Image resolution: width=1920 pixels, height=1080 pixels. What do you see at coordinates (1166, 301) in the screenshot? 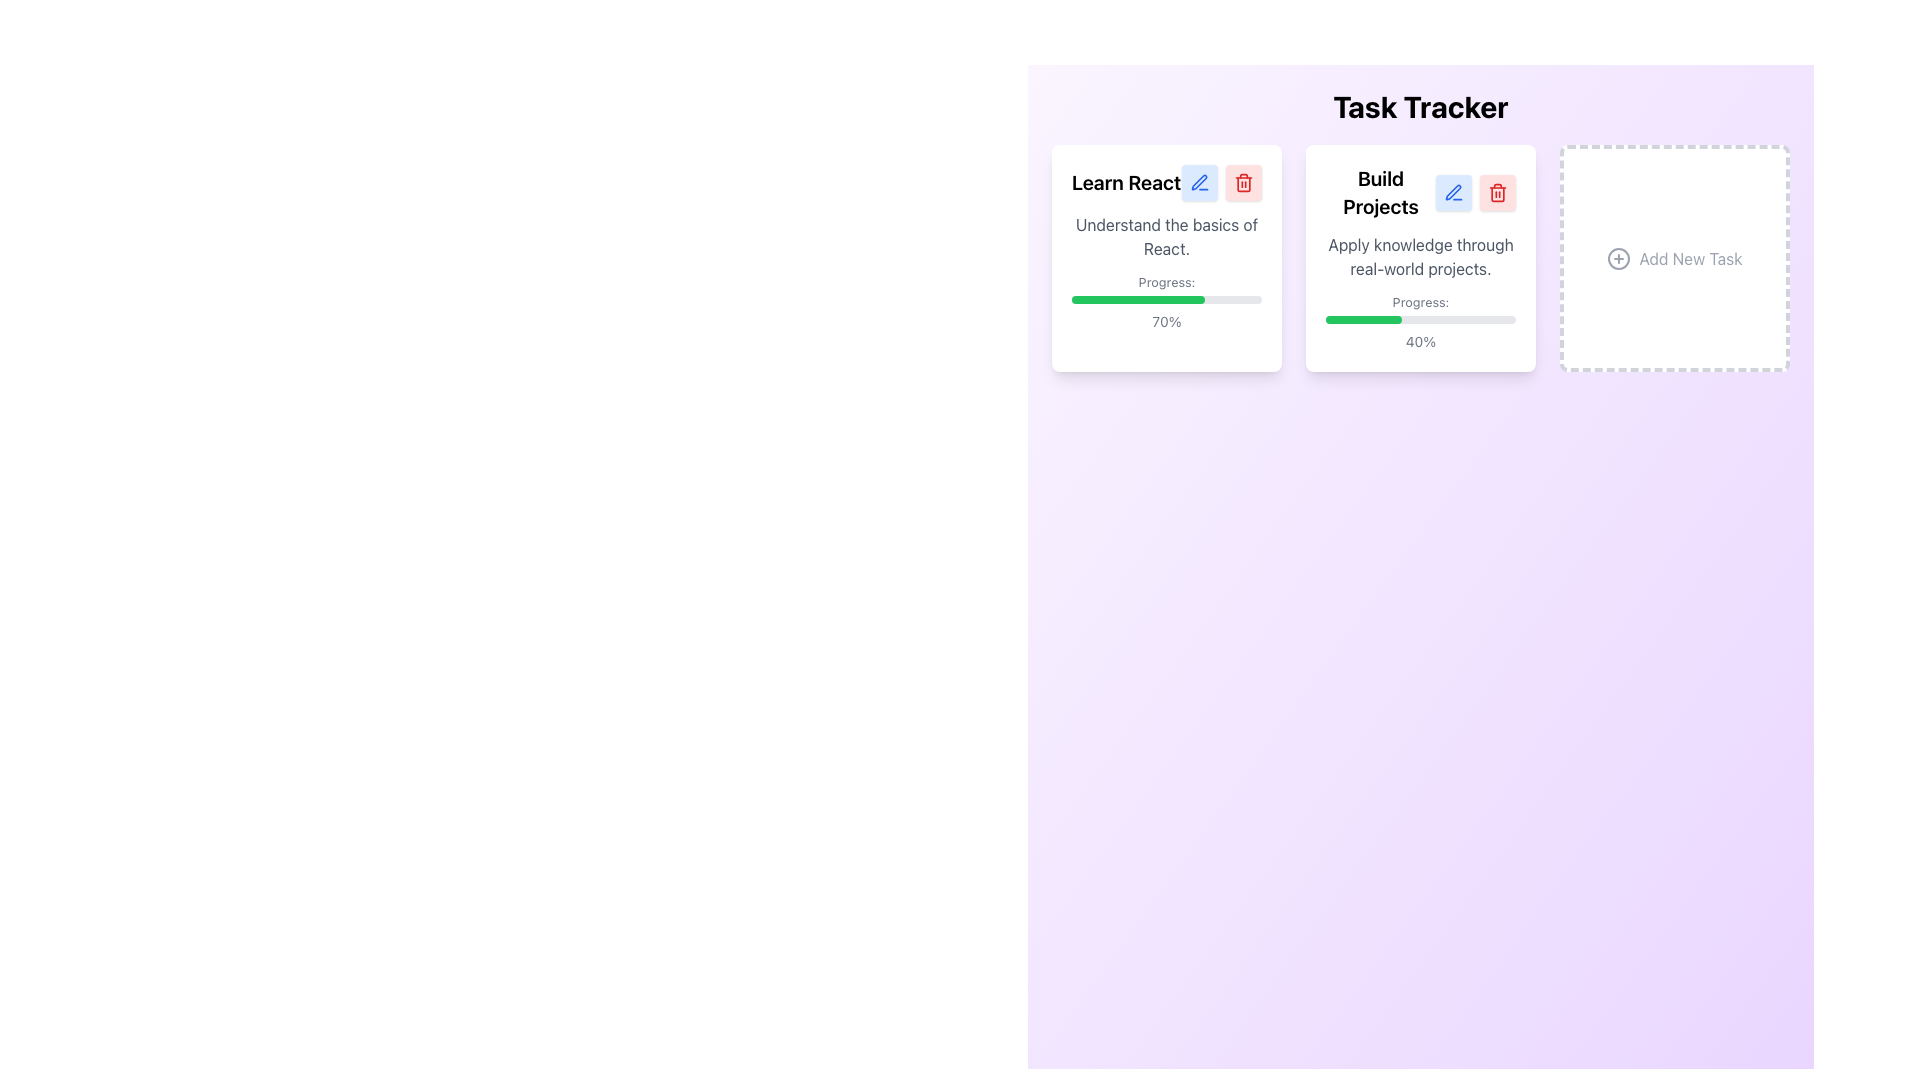
I see `the content of the Progress bar that indicates the completion percentage for the 'Learn React' task, located at the bottom center of the card component` at bounding box center [1166, 301].